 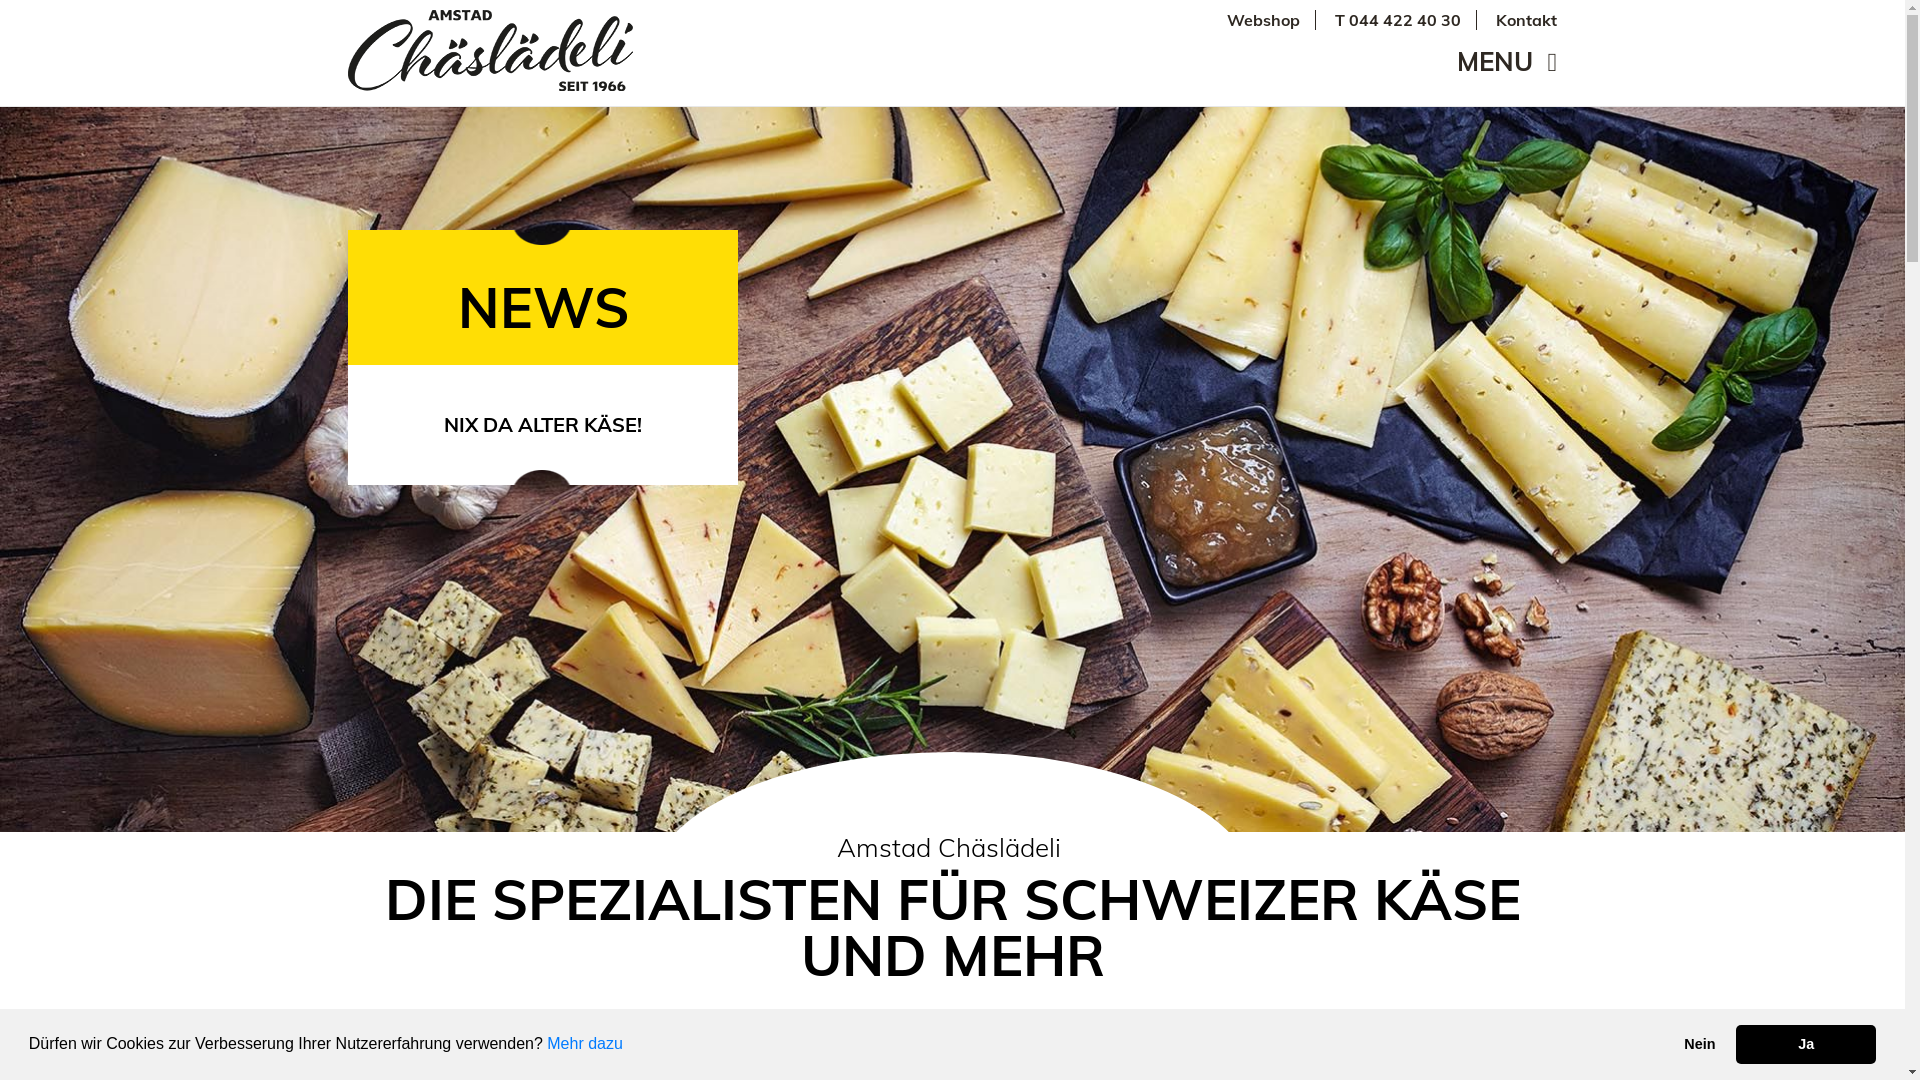 I want to click on 'Ja', so click(x=1805, y=1043).